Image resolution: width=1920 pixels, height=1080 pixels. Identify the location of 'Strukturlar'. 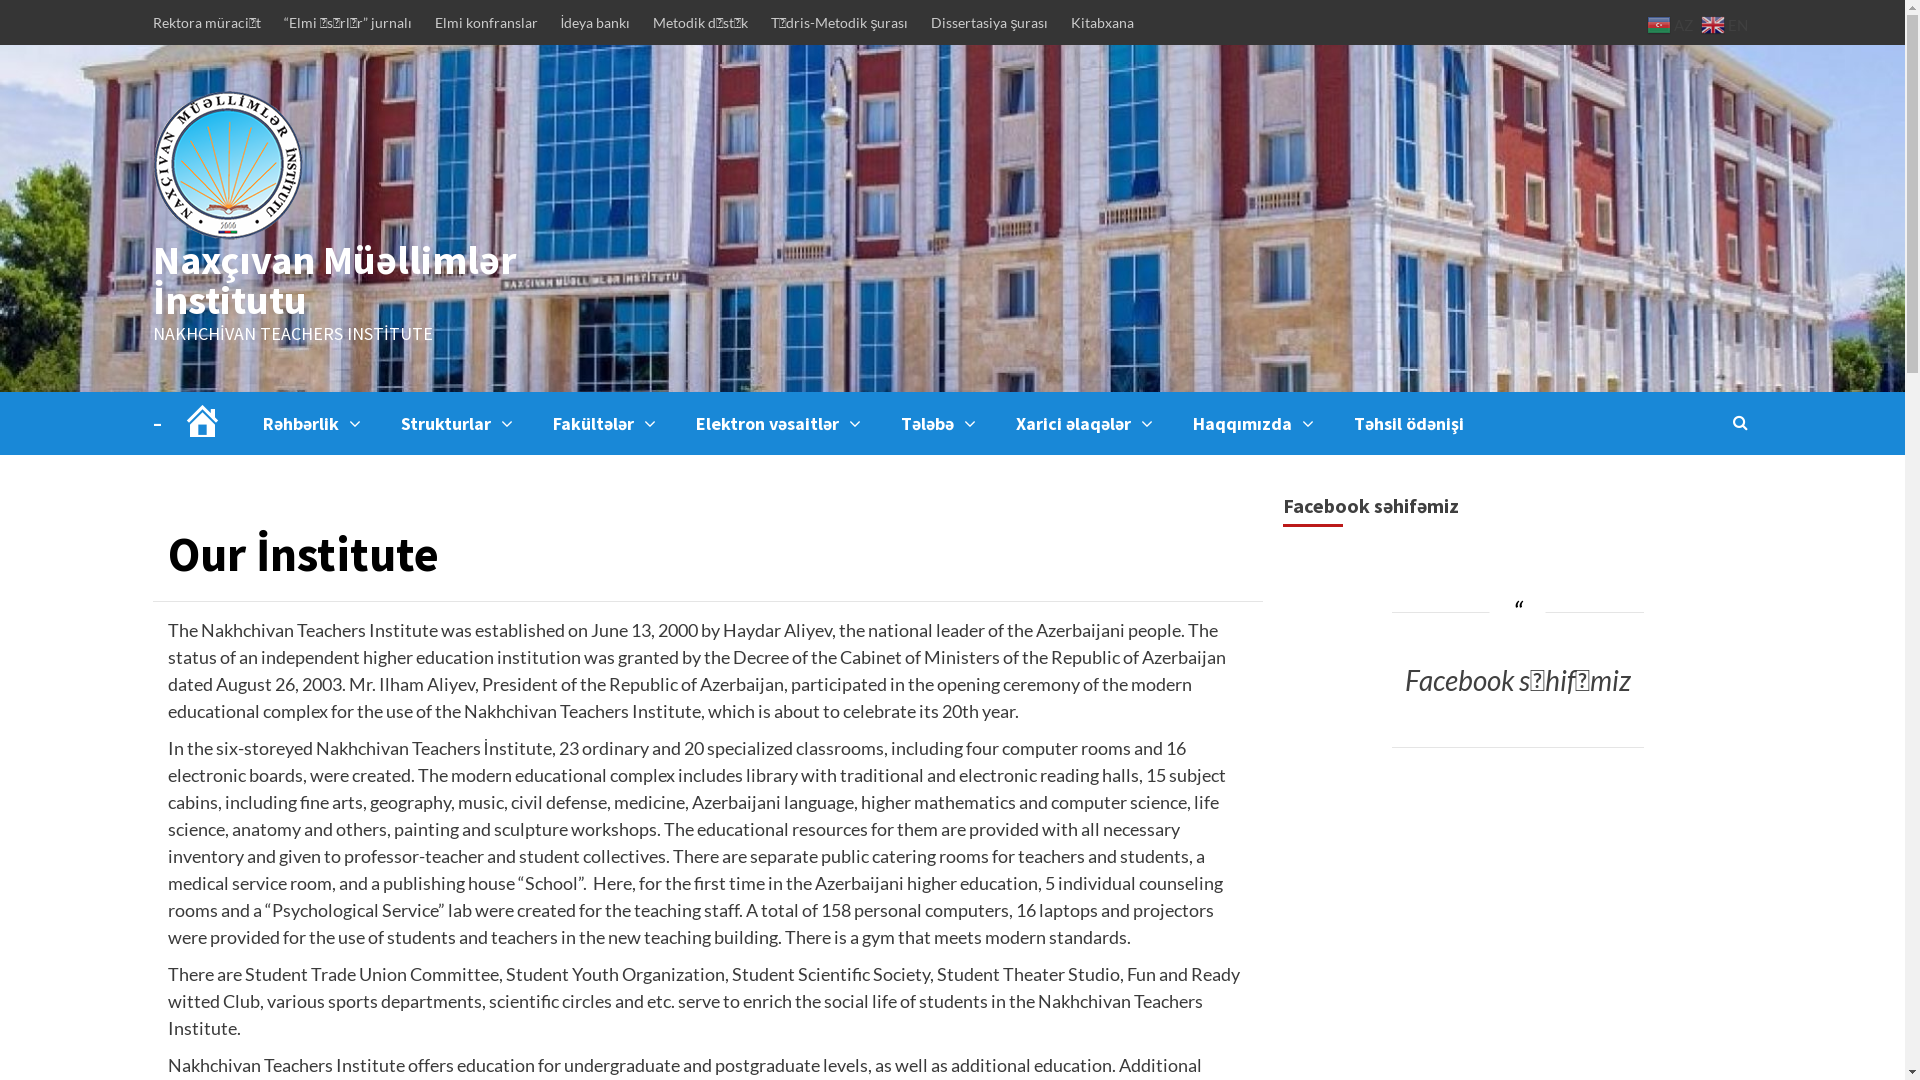
(475, 422).